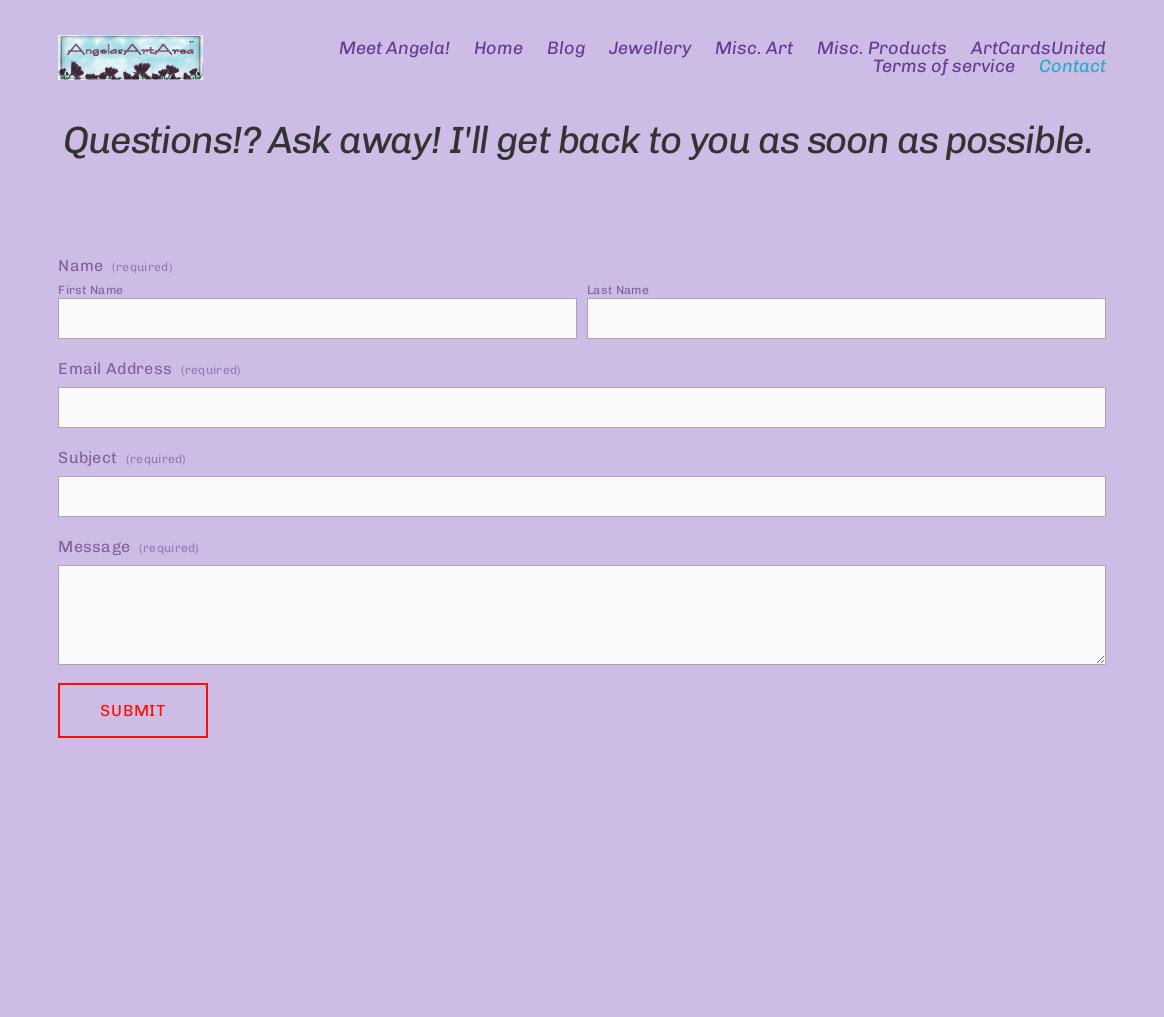  Describe the element at coordinates (941, 66) in the screenshot. I see `'Terms of service'` at that location.